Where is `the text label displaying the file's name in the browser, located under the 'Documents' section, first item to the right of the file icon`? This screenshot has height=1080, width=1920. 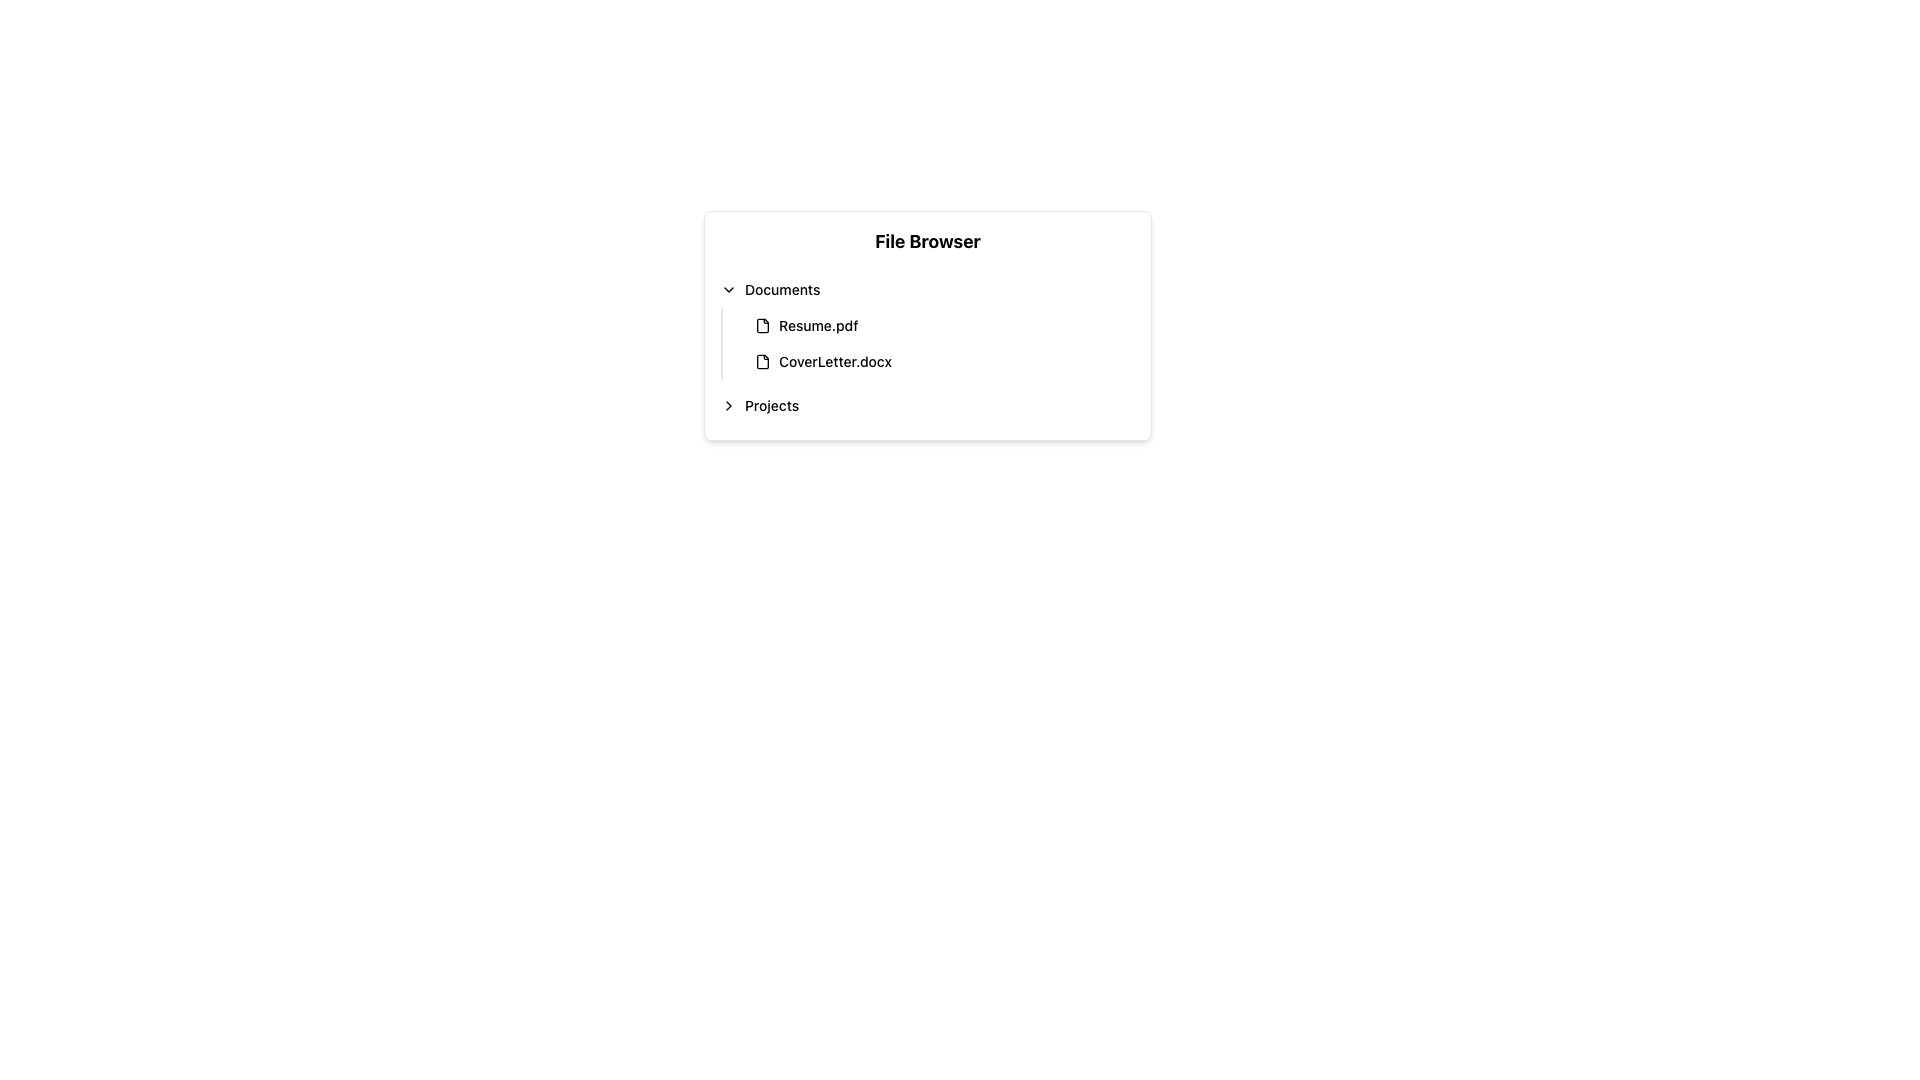
the text label displaying the file's name in the browser, located under the 'Documents' section, first item to the right of the file icon is located at coordinates (818, 325).